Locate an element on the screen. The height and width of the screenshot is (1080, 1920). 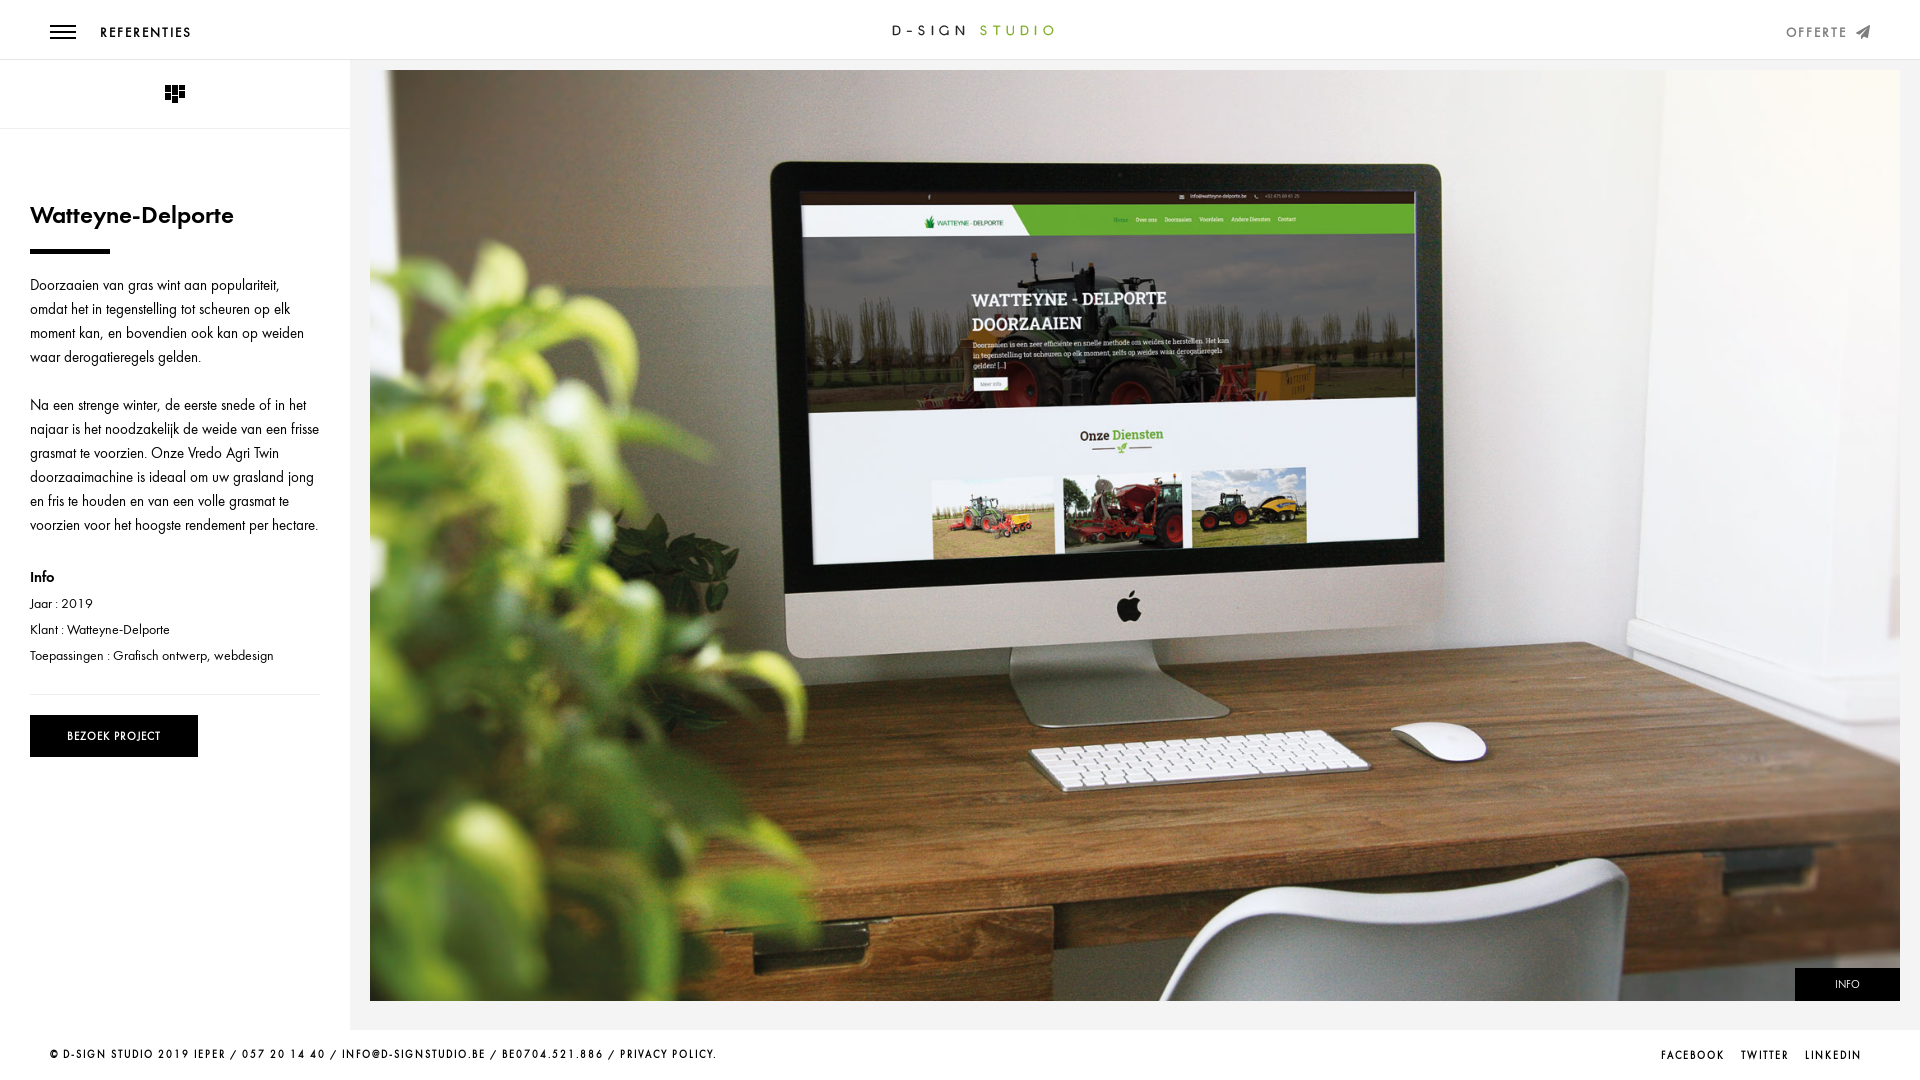
'INFO@D-SIGNSTUDIO.BE' is located at coordinates (412, 1054).